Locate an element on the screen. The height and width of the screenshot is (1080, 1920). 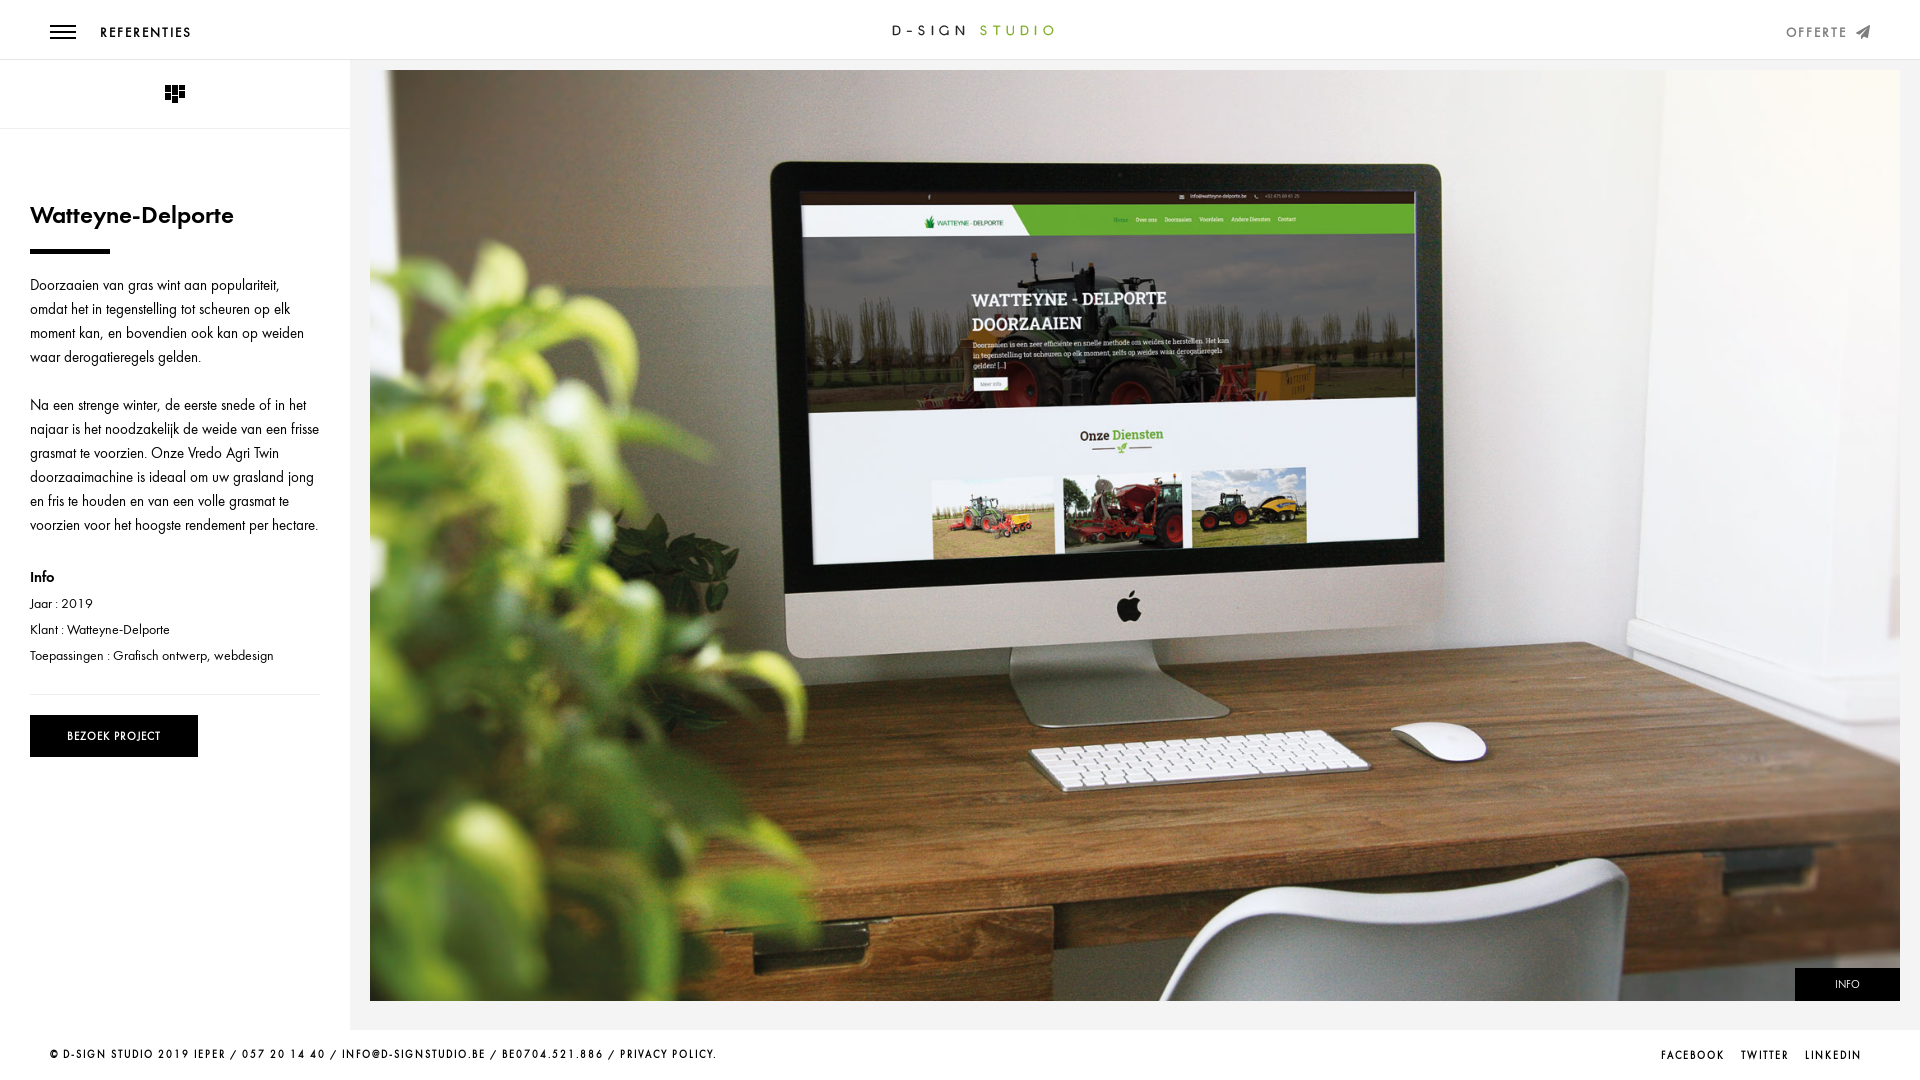
'INFO@D-SIGNSTUDIO.BE' is located at coordinates (412, 1054).